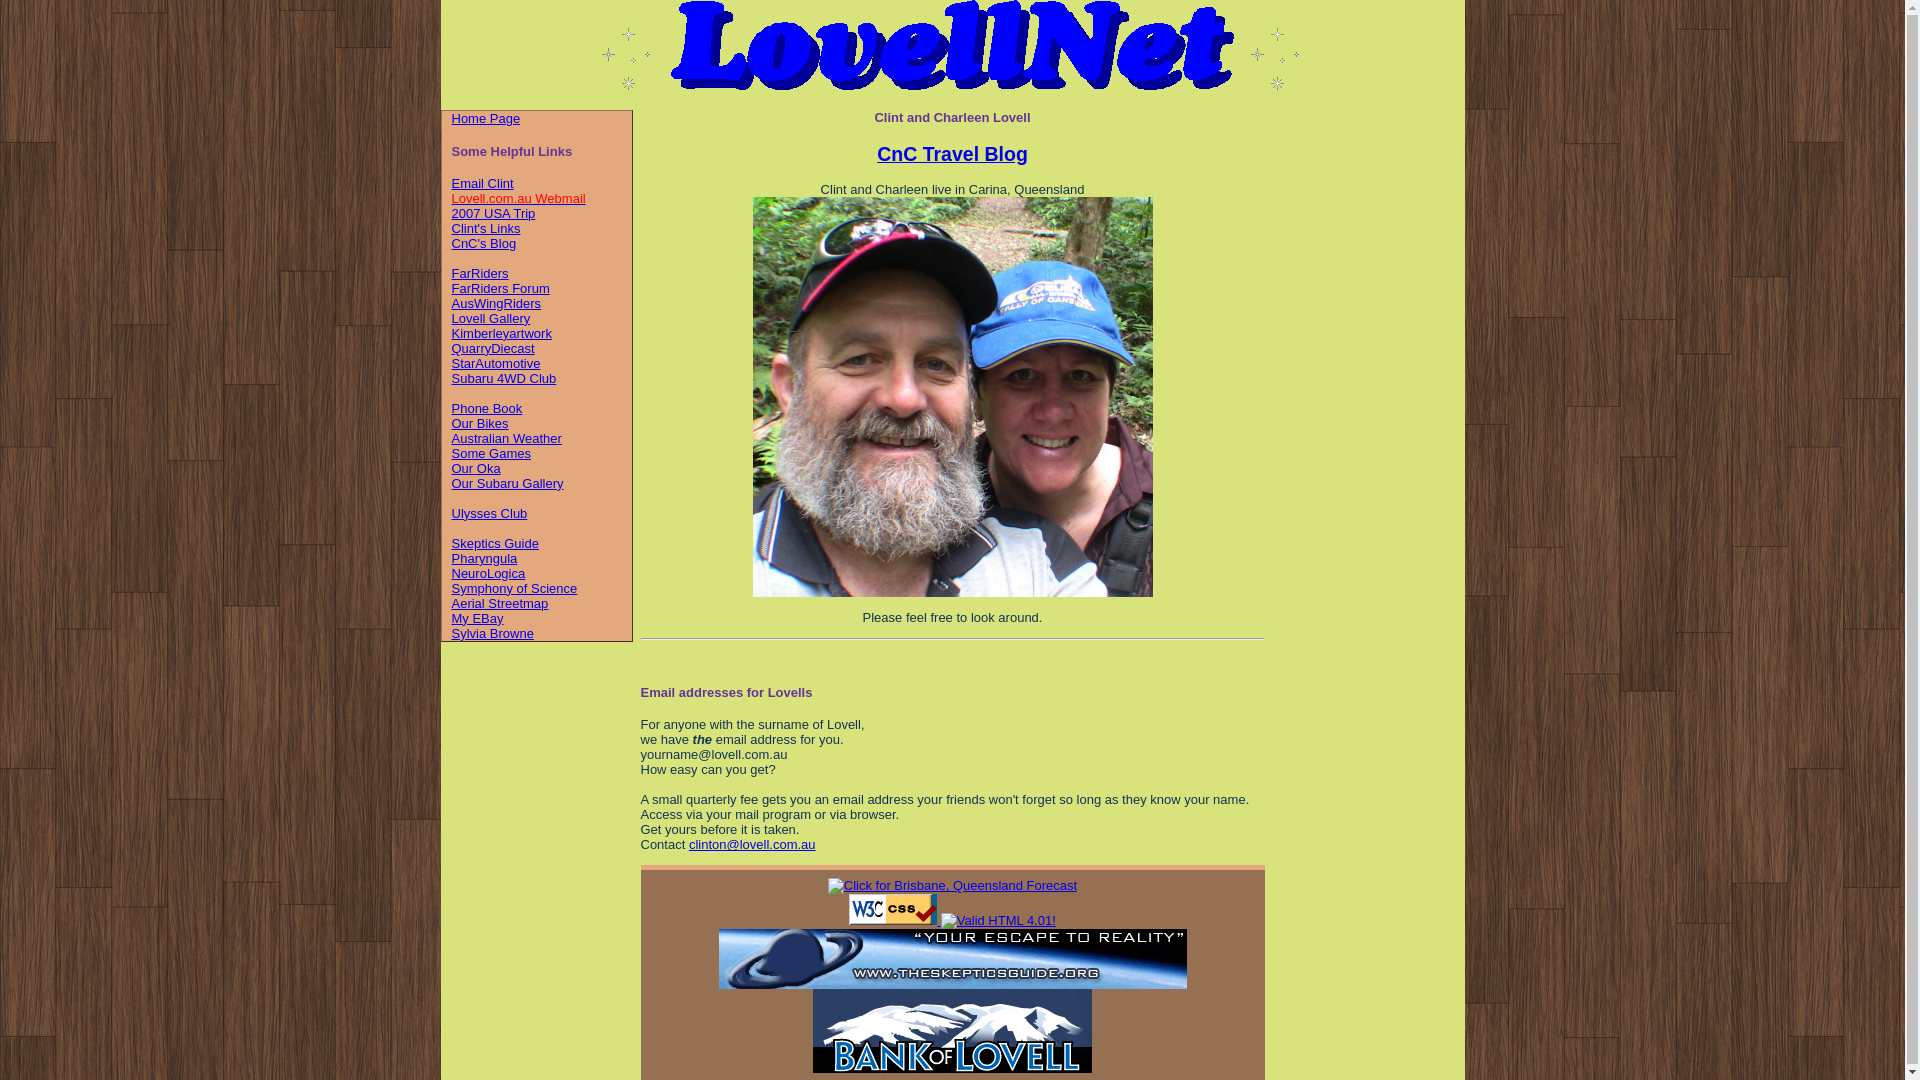 The image size is (1920, 1080). What do you see at coordinates (450, 363) in the screenshot?
I see `'StarAutomotive'` at bounding box center [450, 363].